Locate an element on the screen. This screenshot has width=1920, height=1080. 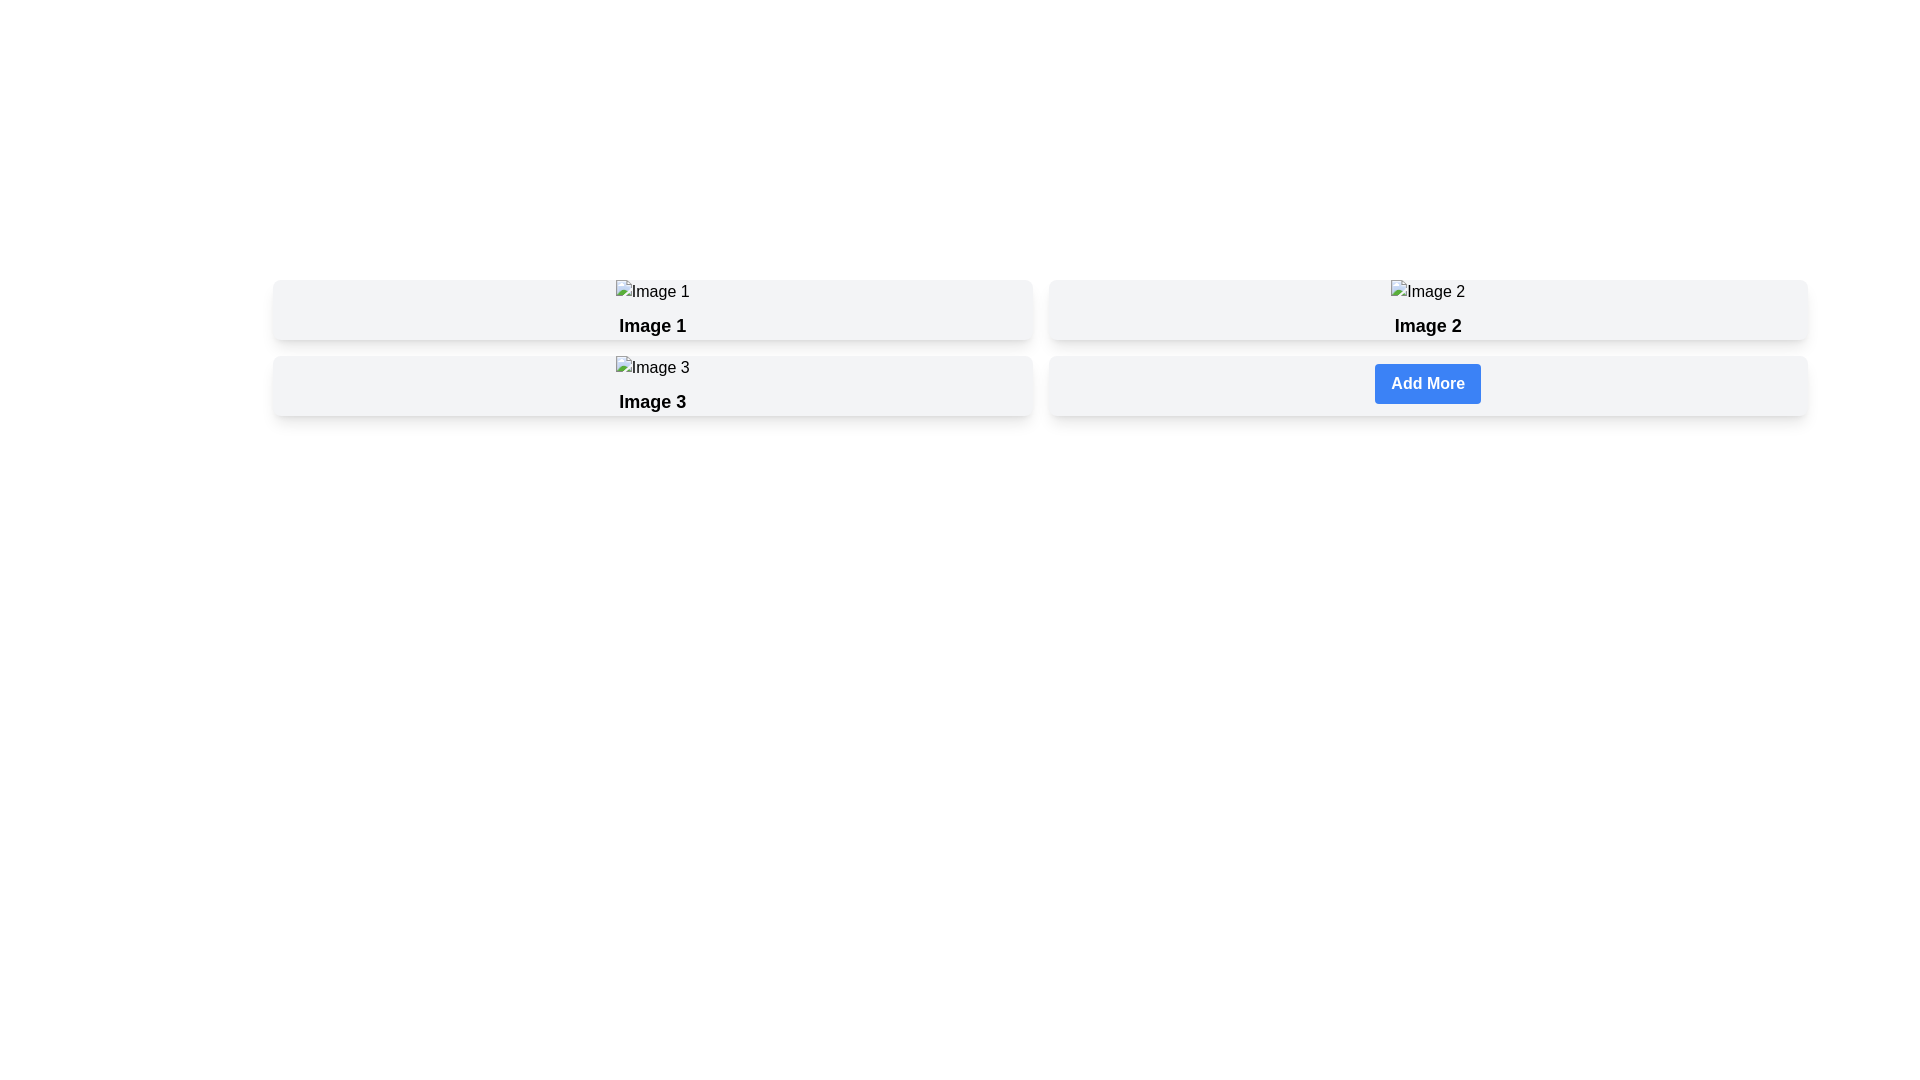
the image placeholder located in the first card at the top-left corner of the interface, which lies atop the 'Image 1' text is located at coordinates (652, 292).